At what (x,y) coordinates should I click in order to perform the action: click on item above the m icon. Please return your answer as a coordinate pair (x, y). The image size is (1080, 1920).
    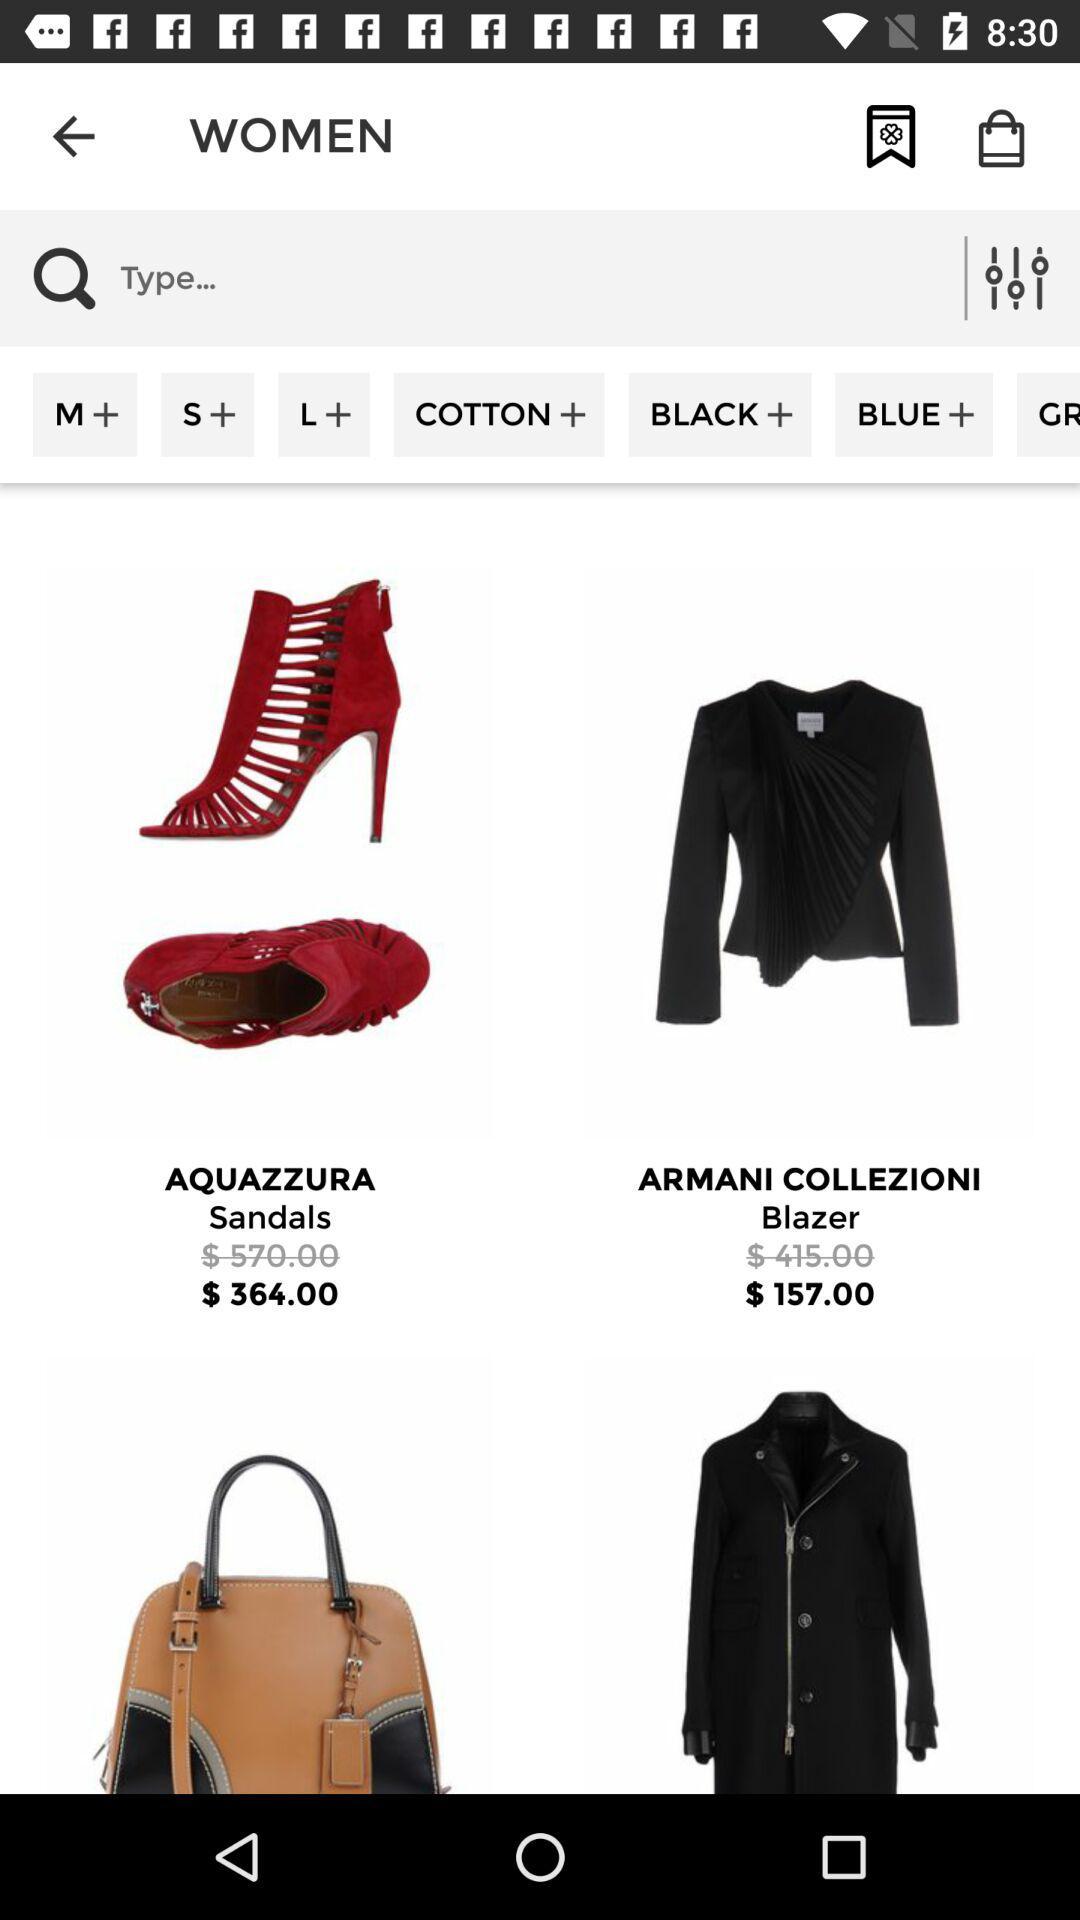
    Looking at the image, I should click on (277, 277).